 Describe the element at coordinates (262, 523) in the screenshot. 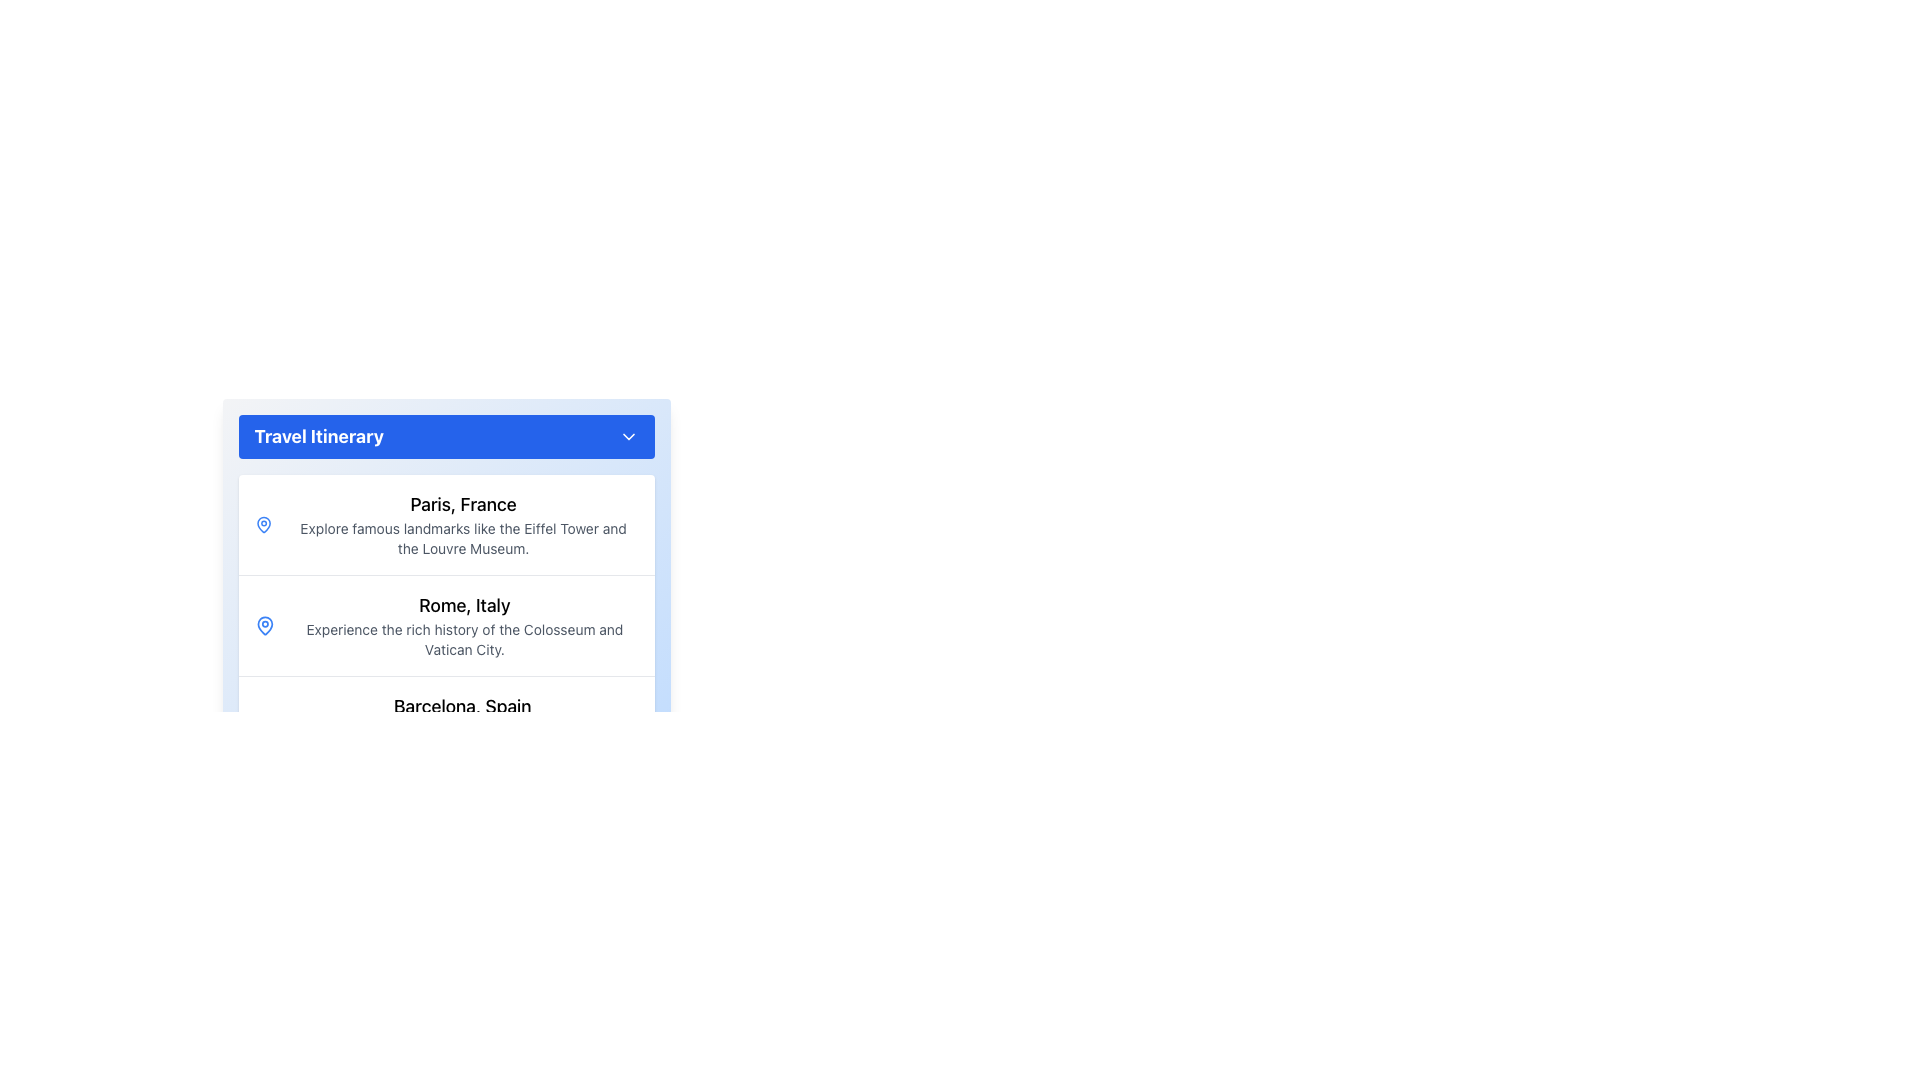

I see `the pin-shaped icon, which is light blue with a rounded base and pointed top, located` at that location.